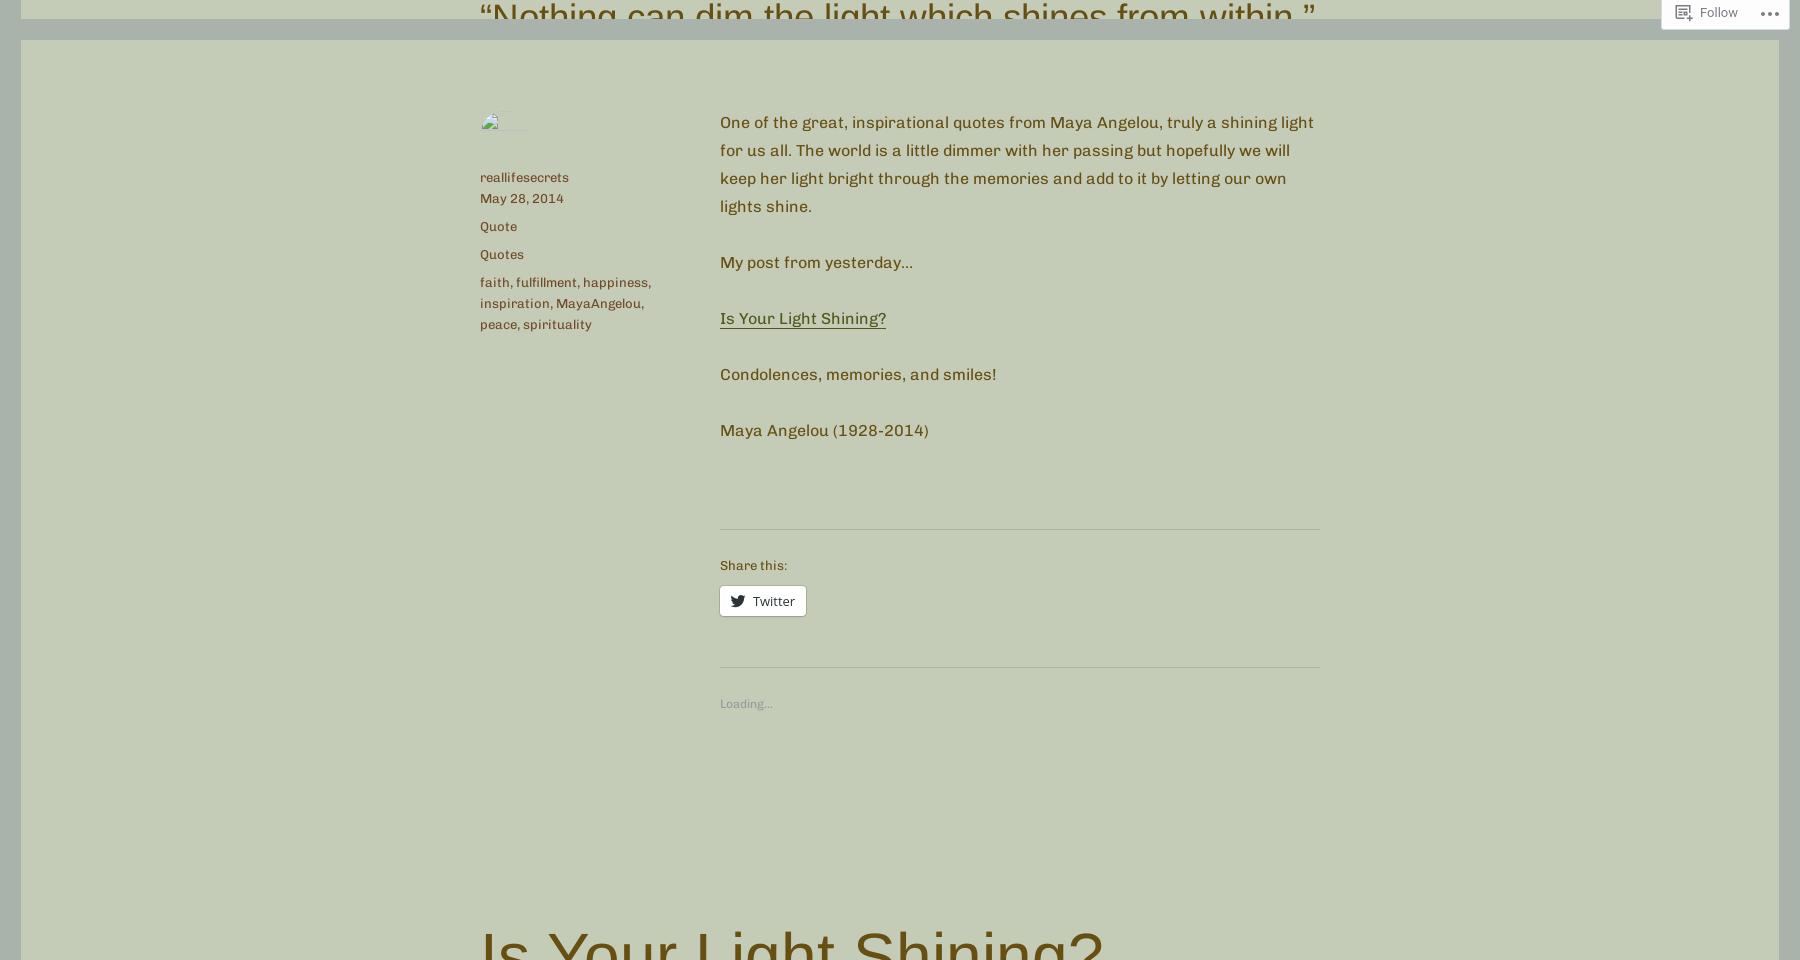 This screenshot has height=960, width=1800. Describe the element at coordinates (615, 280) in the screenshot. I see `'happiness'` at that location.